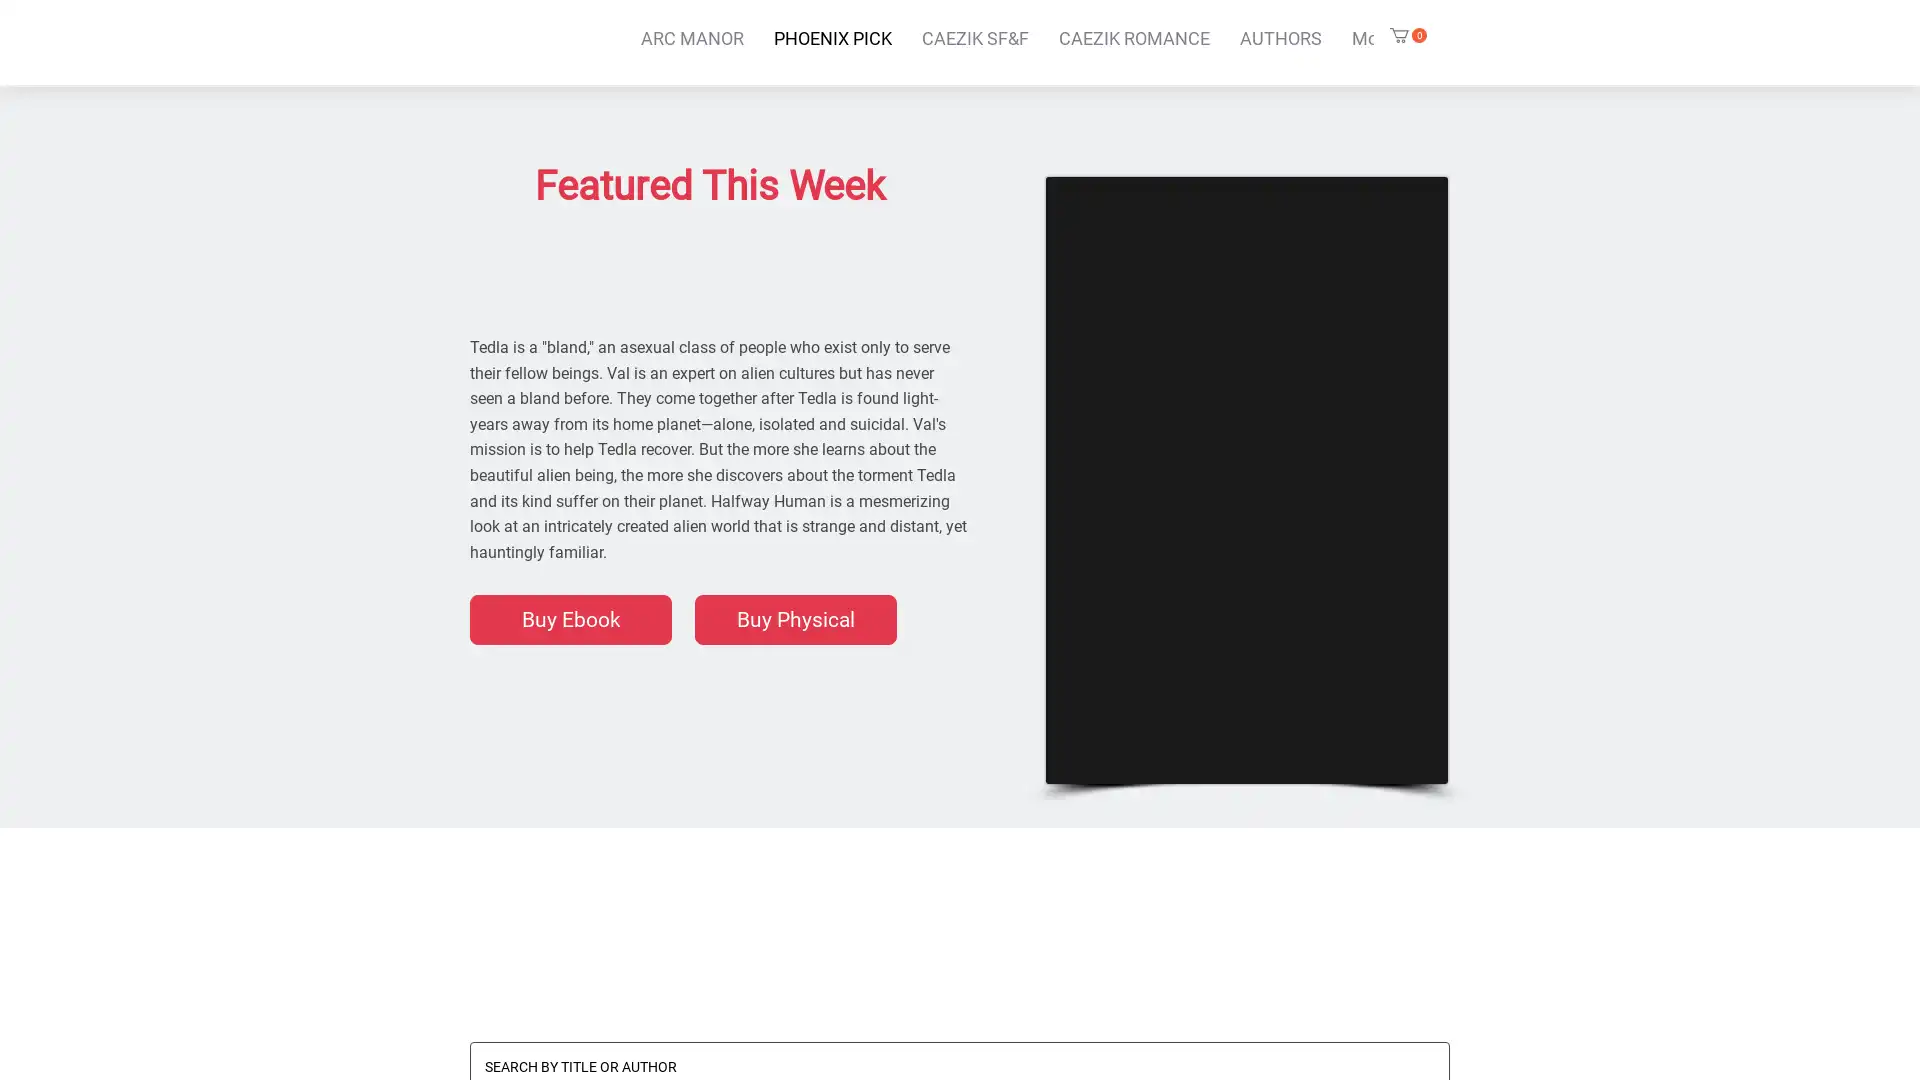 Image resolution: width=1920 pixels, height=1080 pixels. I want to click on Cart with 0 items, so click(1407, 35).